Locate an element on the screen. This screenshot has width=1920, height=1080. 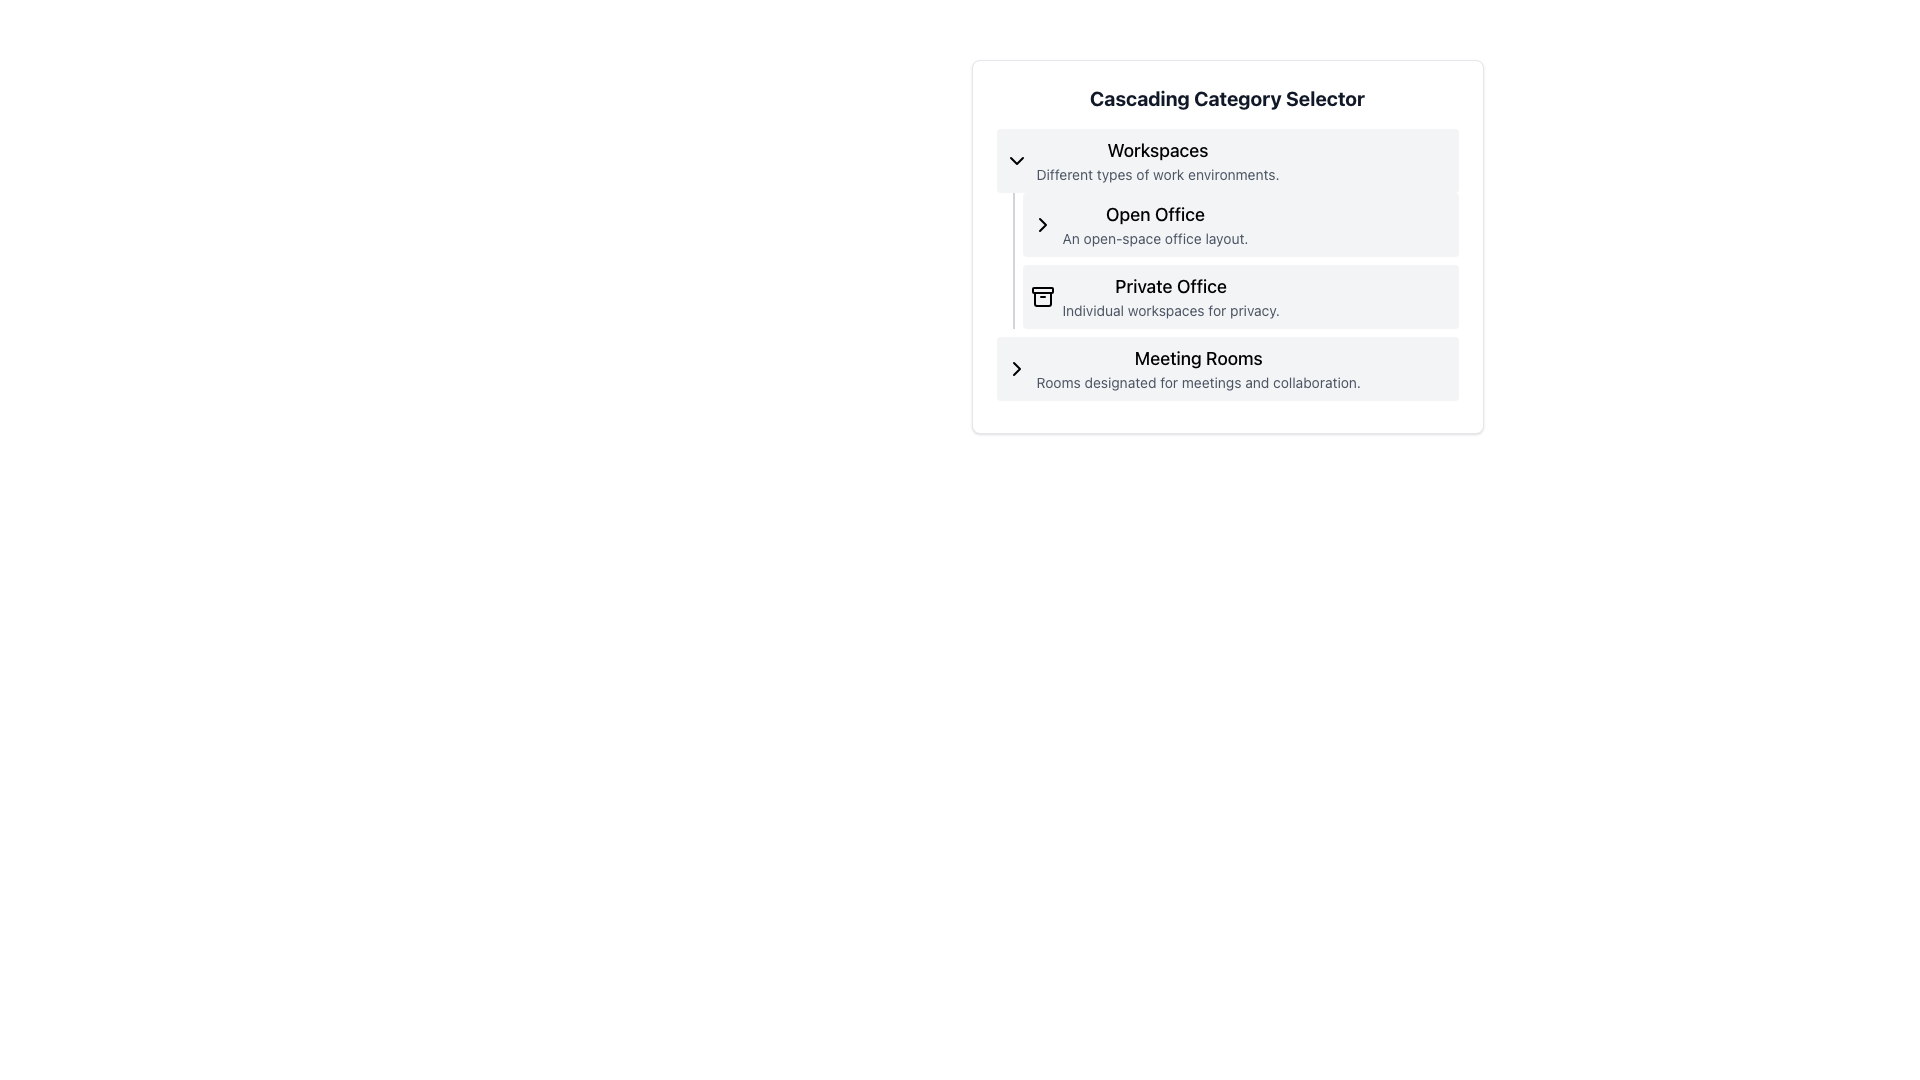
the Text Display element titled 'Workspaces', which features a bolded title and a smaller gray description, located near the top of a vertically stacked menu structure is located at coordinates (1157, 160).